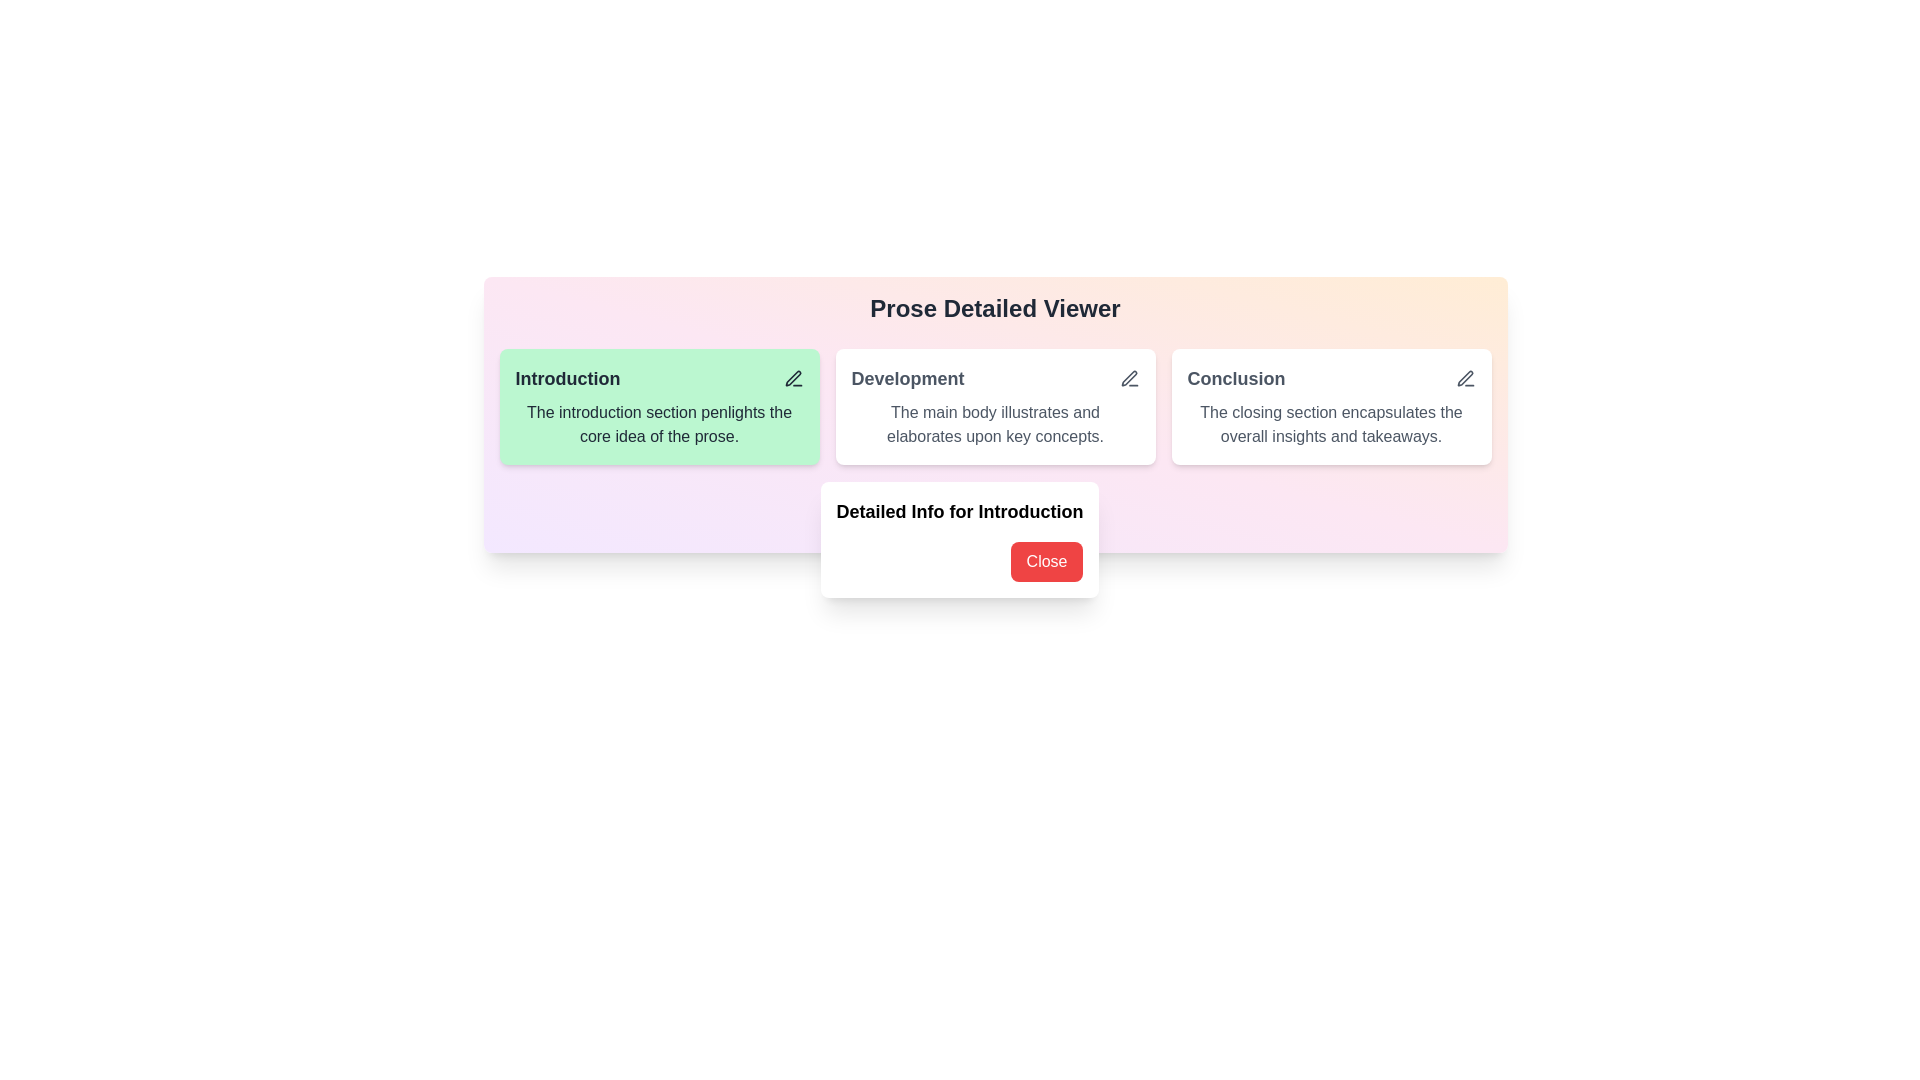  I want to click on descriptive text displayed in the grayish font within the 'Development' card, which elaborates key concepts, so click(995, 423).